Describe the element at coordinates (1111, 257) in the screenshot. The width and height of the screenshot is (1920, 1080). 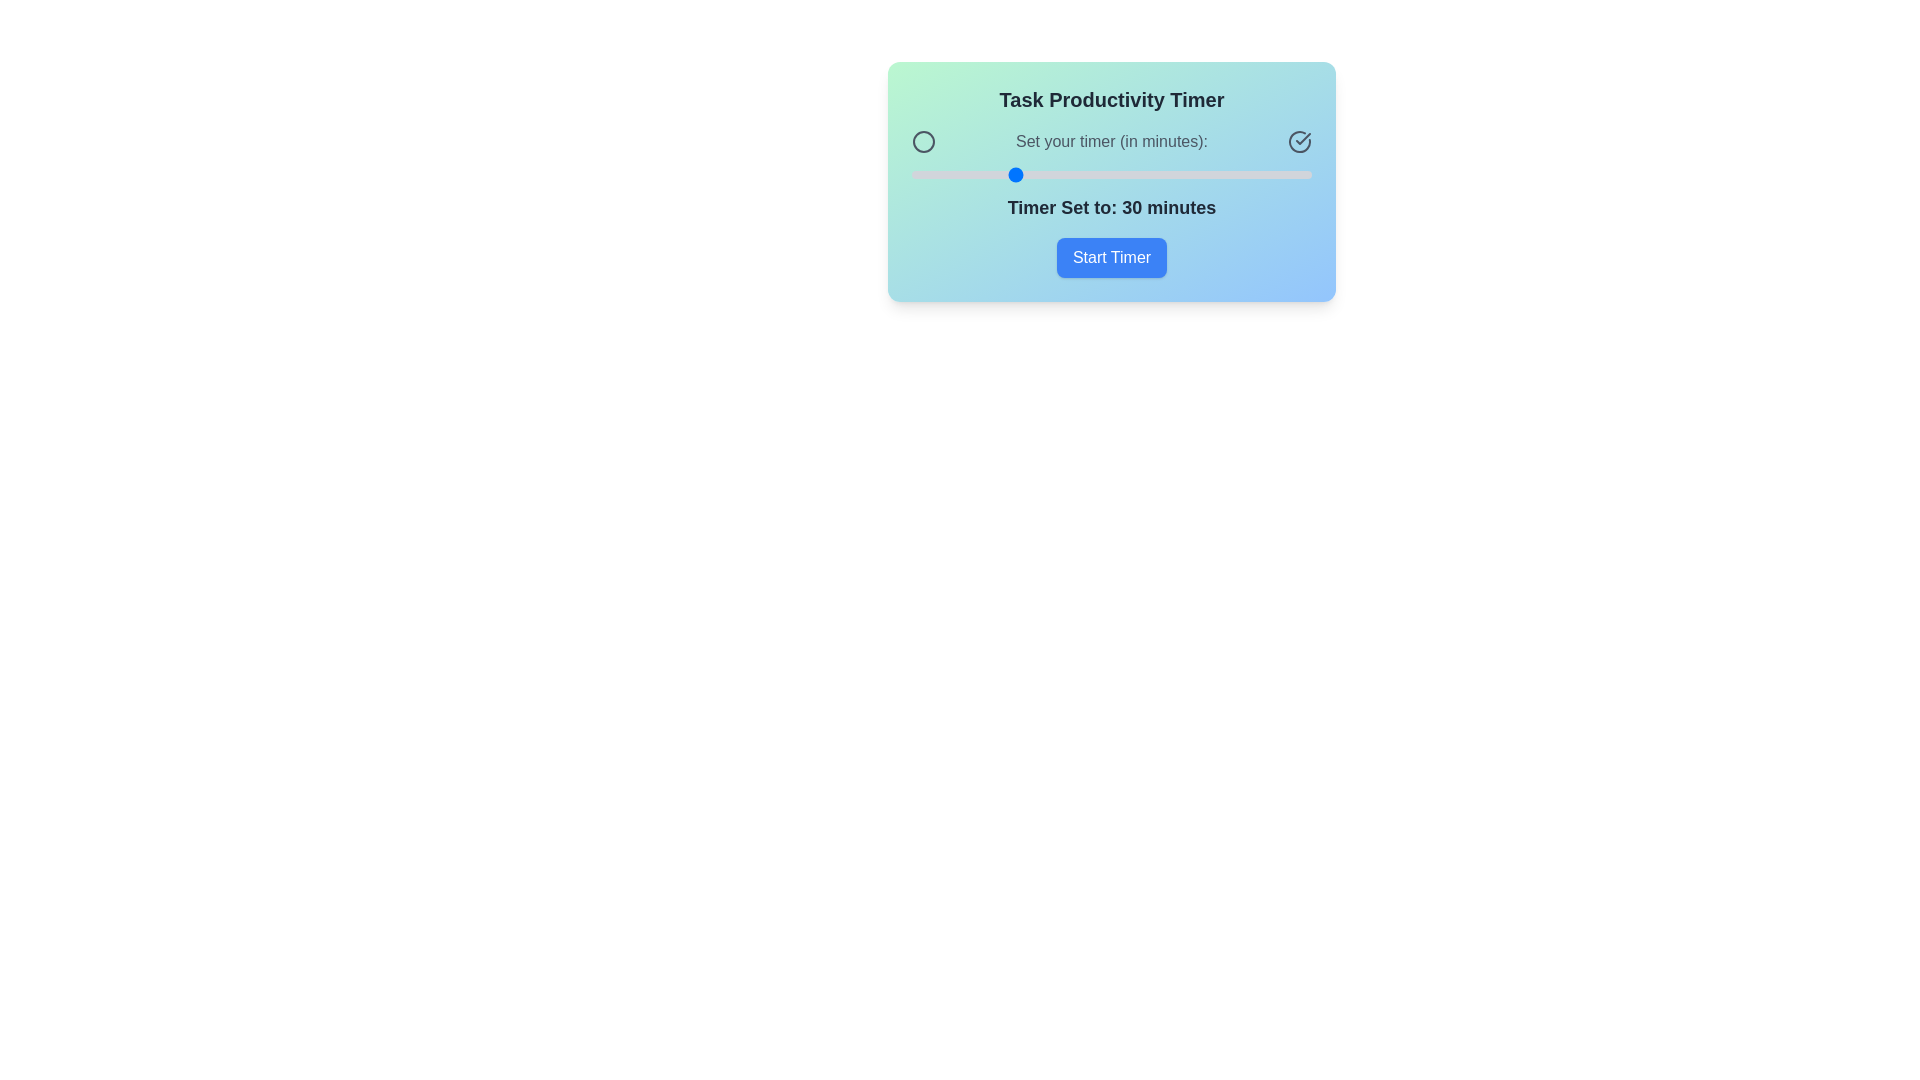
I see `the 'Start Timer' button to initiate the timer` at that location.